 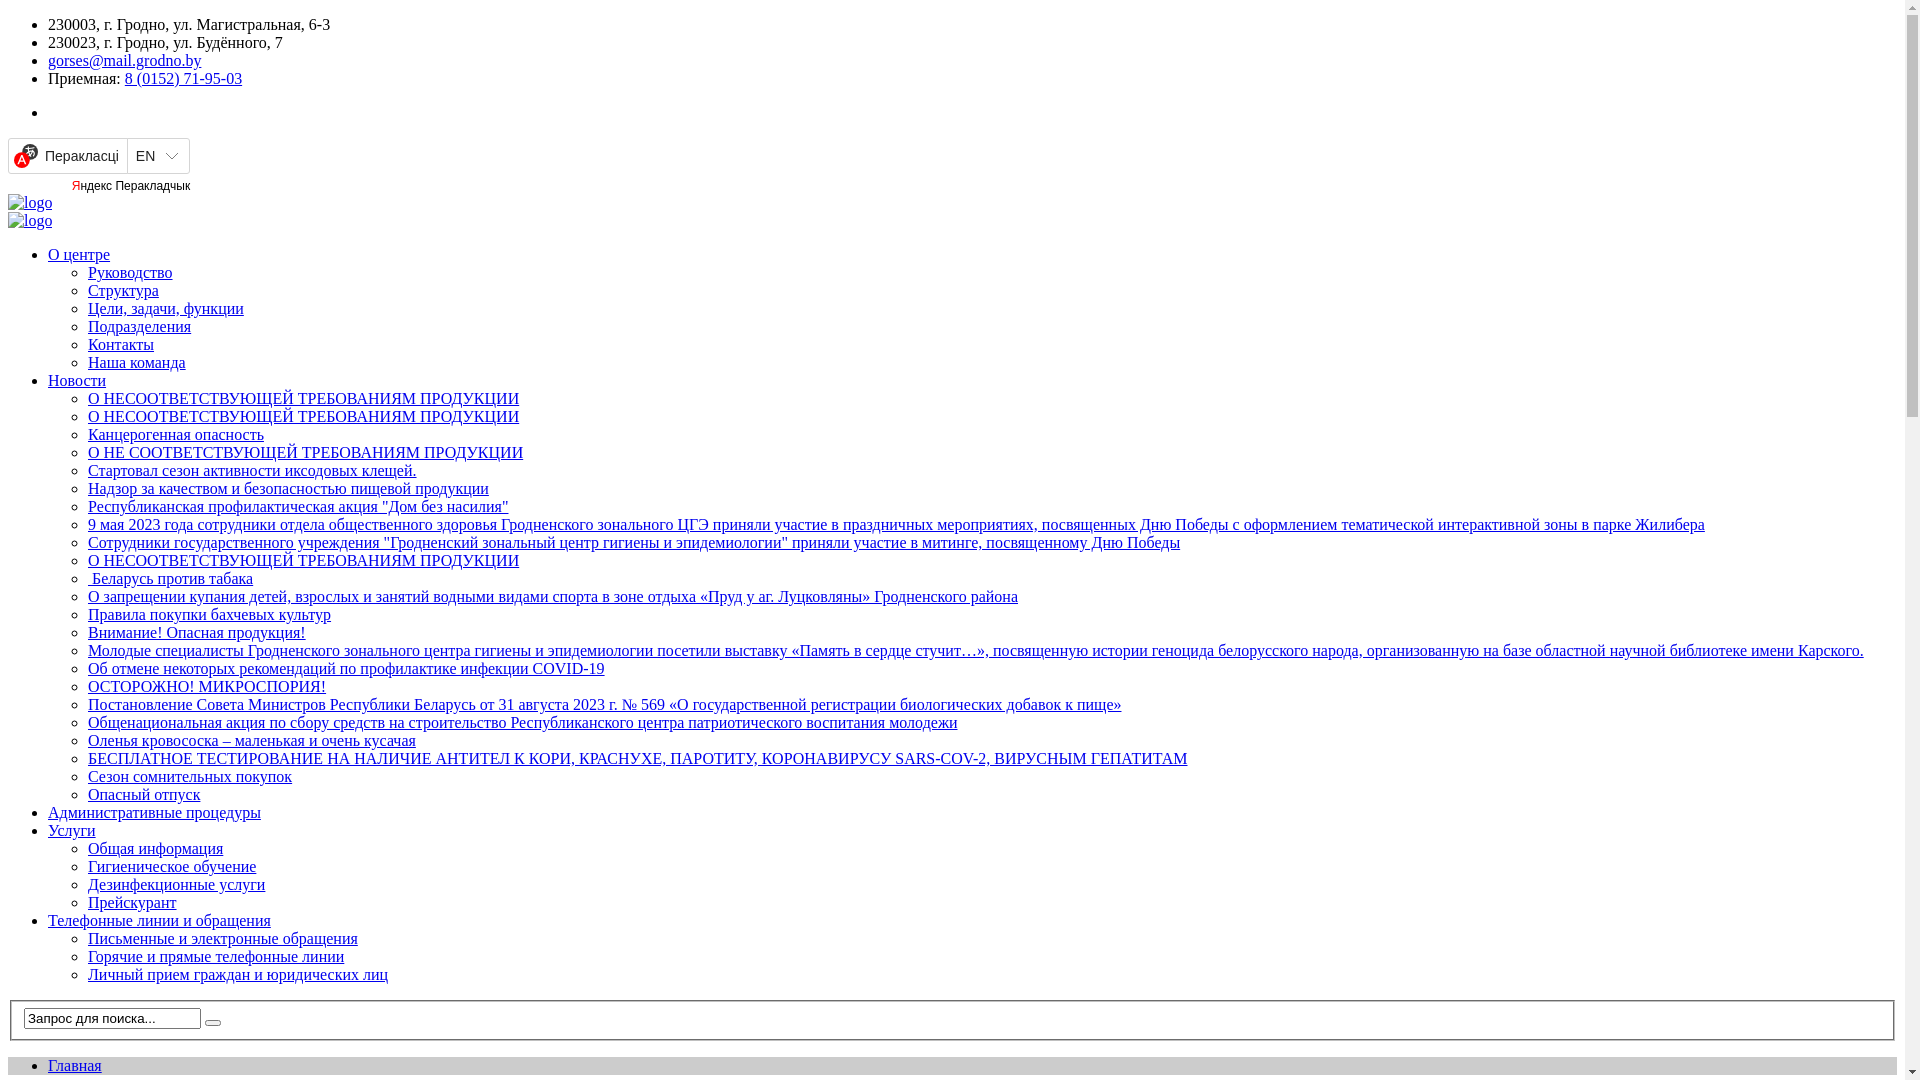 I want to click on 'gorses@mail.grodno.by', so click(x=123, y=59).